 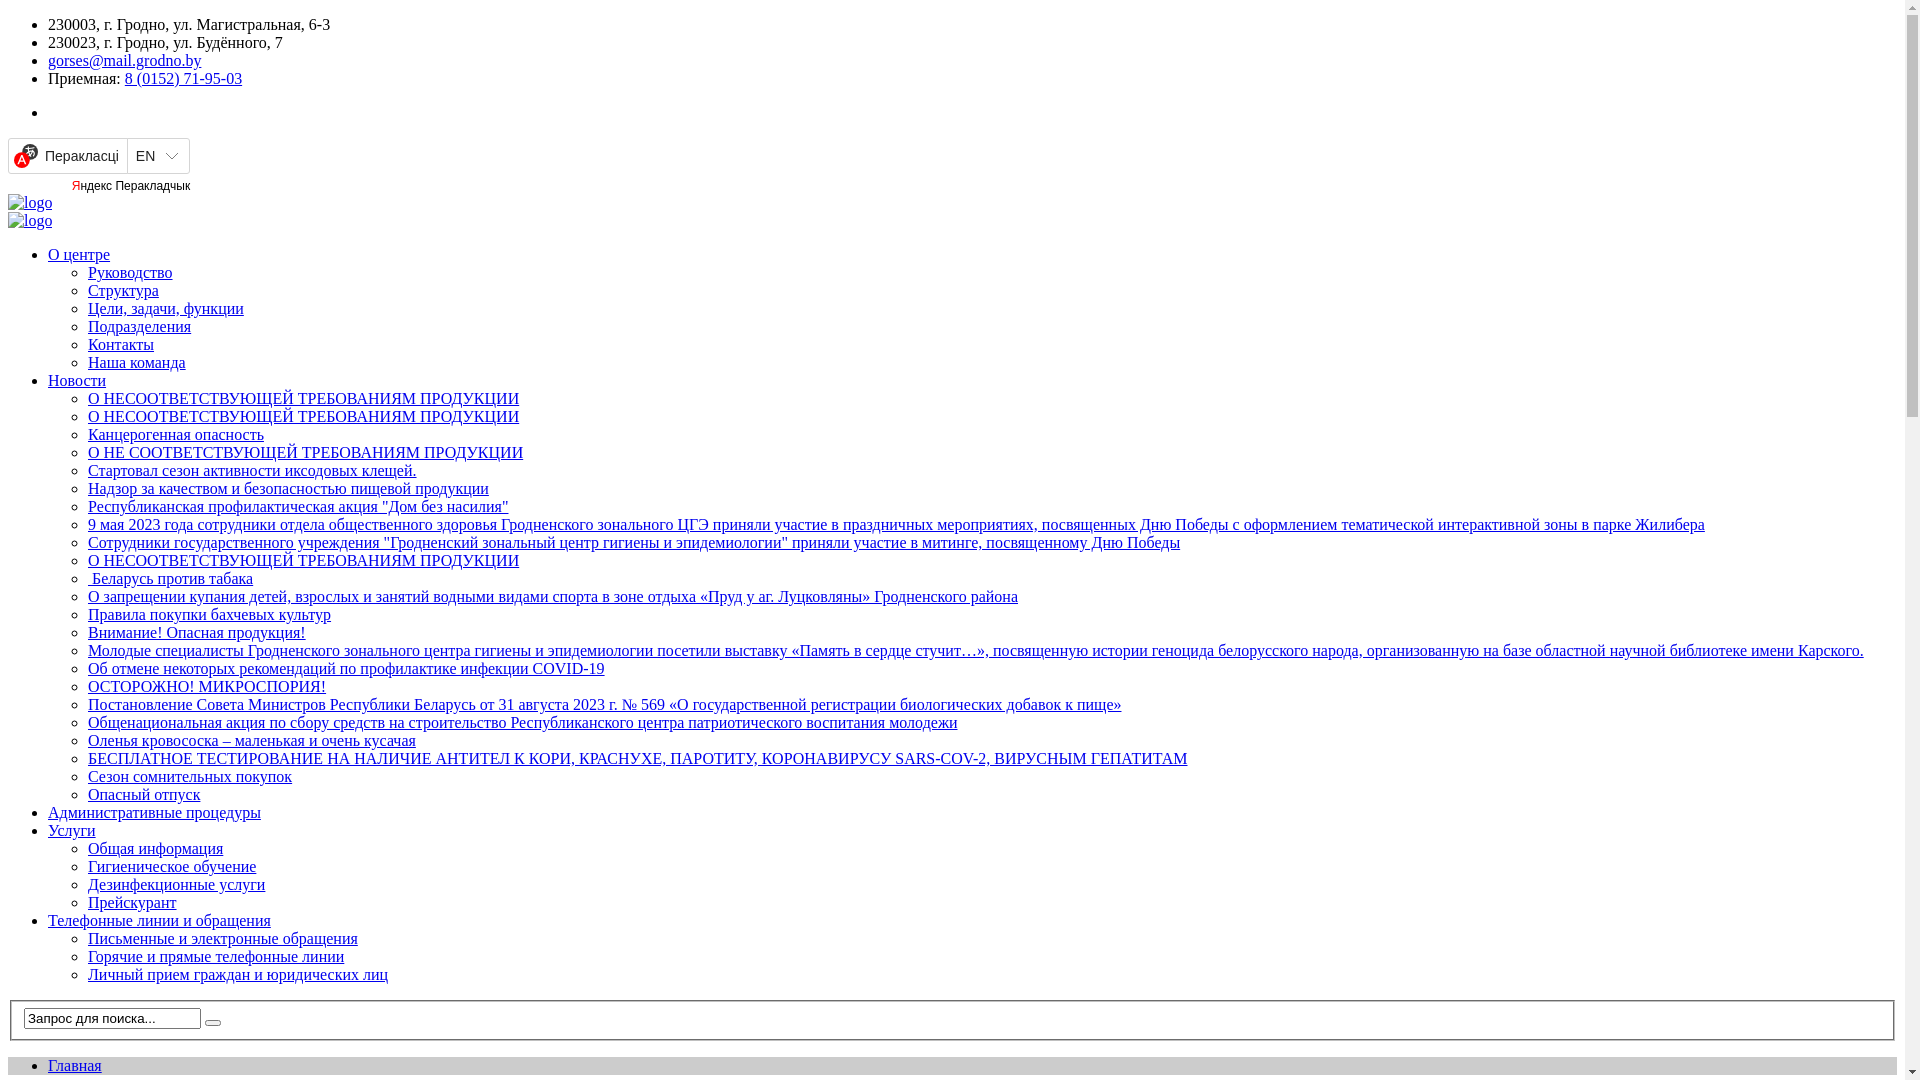 I want to click on 'gorses@mail.grodno.by', so click(x=123, y=59).